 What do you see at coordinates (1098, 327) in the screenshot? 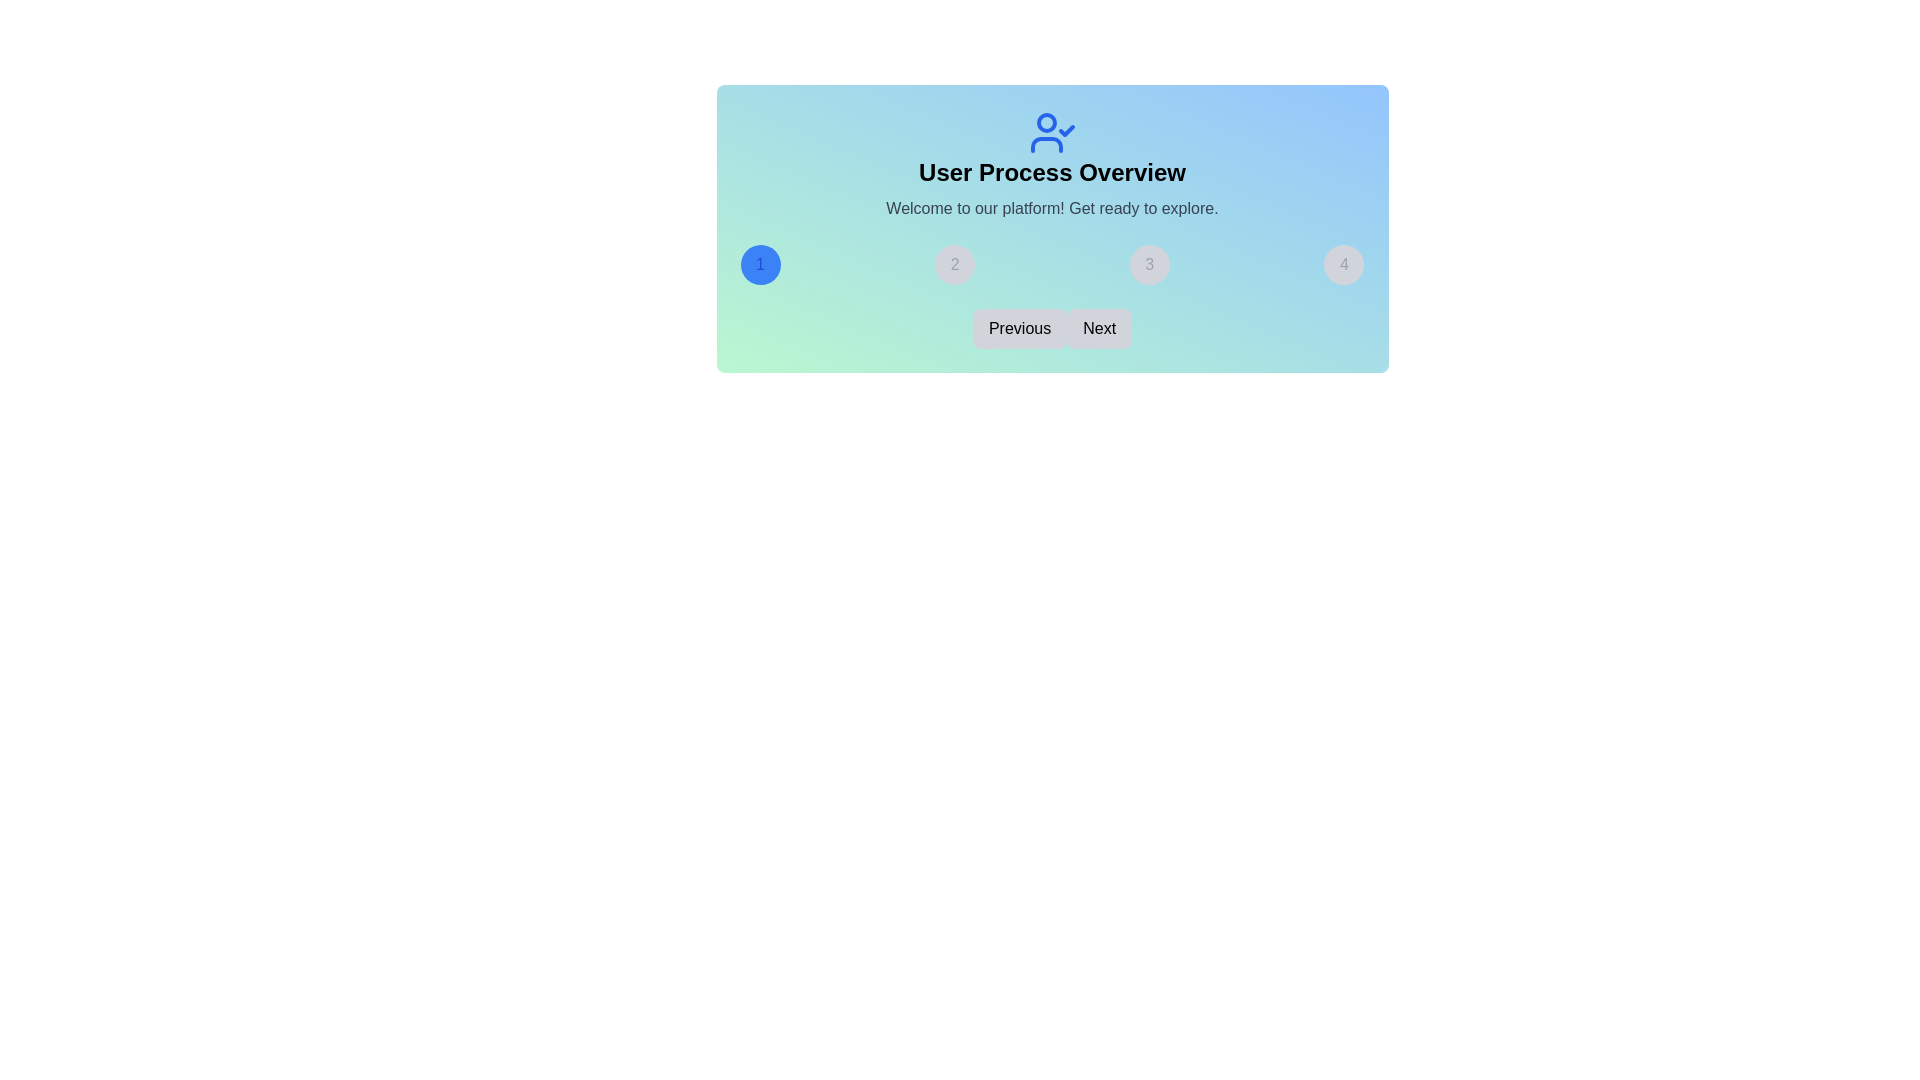
I see `'Next' button to navigate to the next step` at bounding box center [1098, 327].